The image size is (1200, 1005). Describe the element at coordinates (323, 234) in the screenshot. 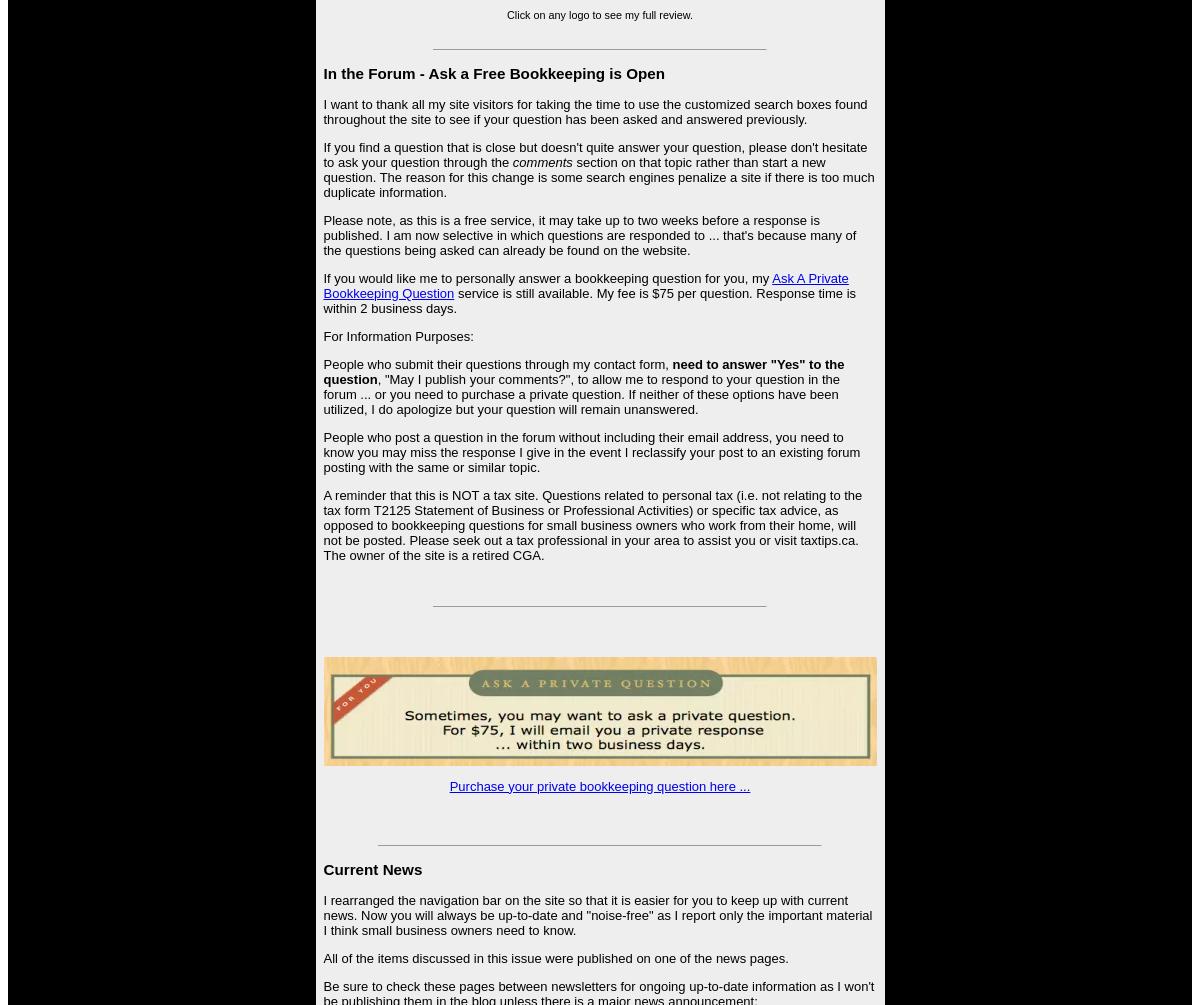

I see `'Please note, as this is a free service, it may take up to two weeks before a response is published. I am now selective in which questions are responded to ... that's because many of the questions being asked can already be found on the website.'` at that location.